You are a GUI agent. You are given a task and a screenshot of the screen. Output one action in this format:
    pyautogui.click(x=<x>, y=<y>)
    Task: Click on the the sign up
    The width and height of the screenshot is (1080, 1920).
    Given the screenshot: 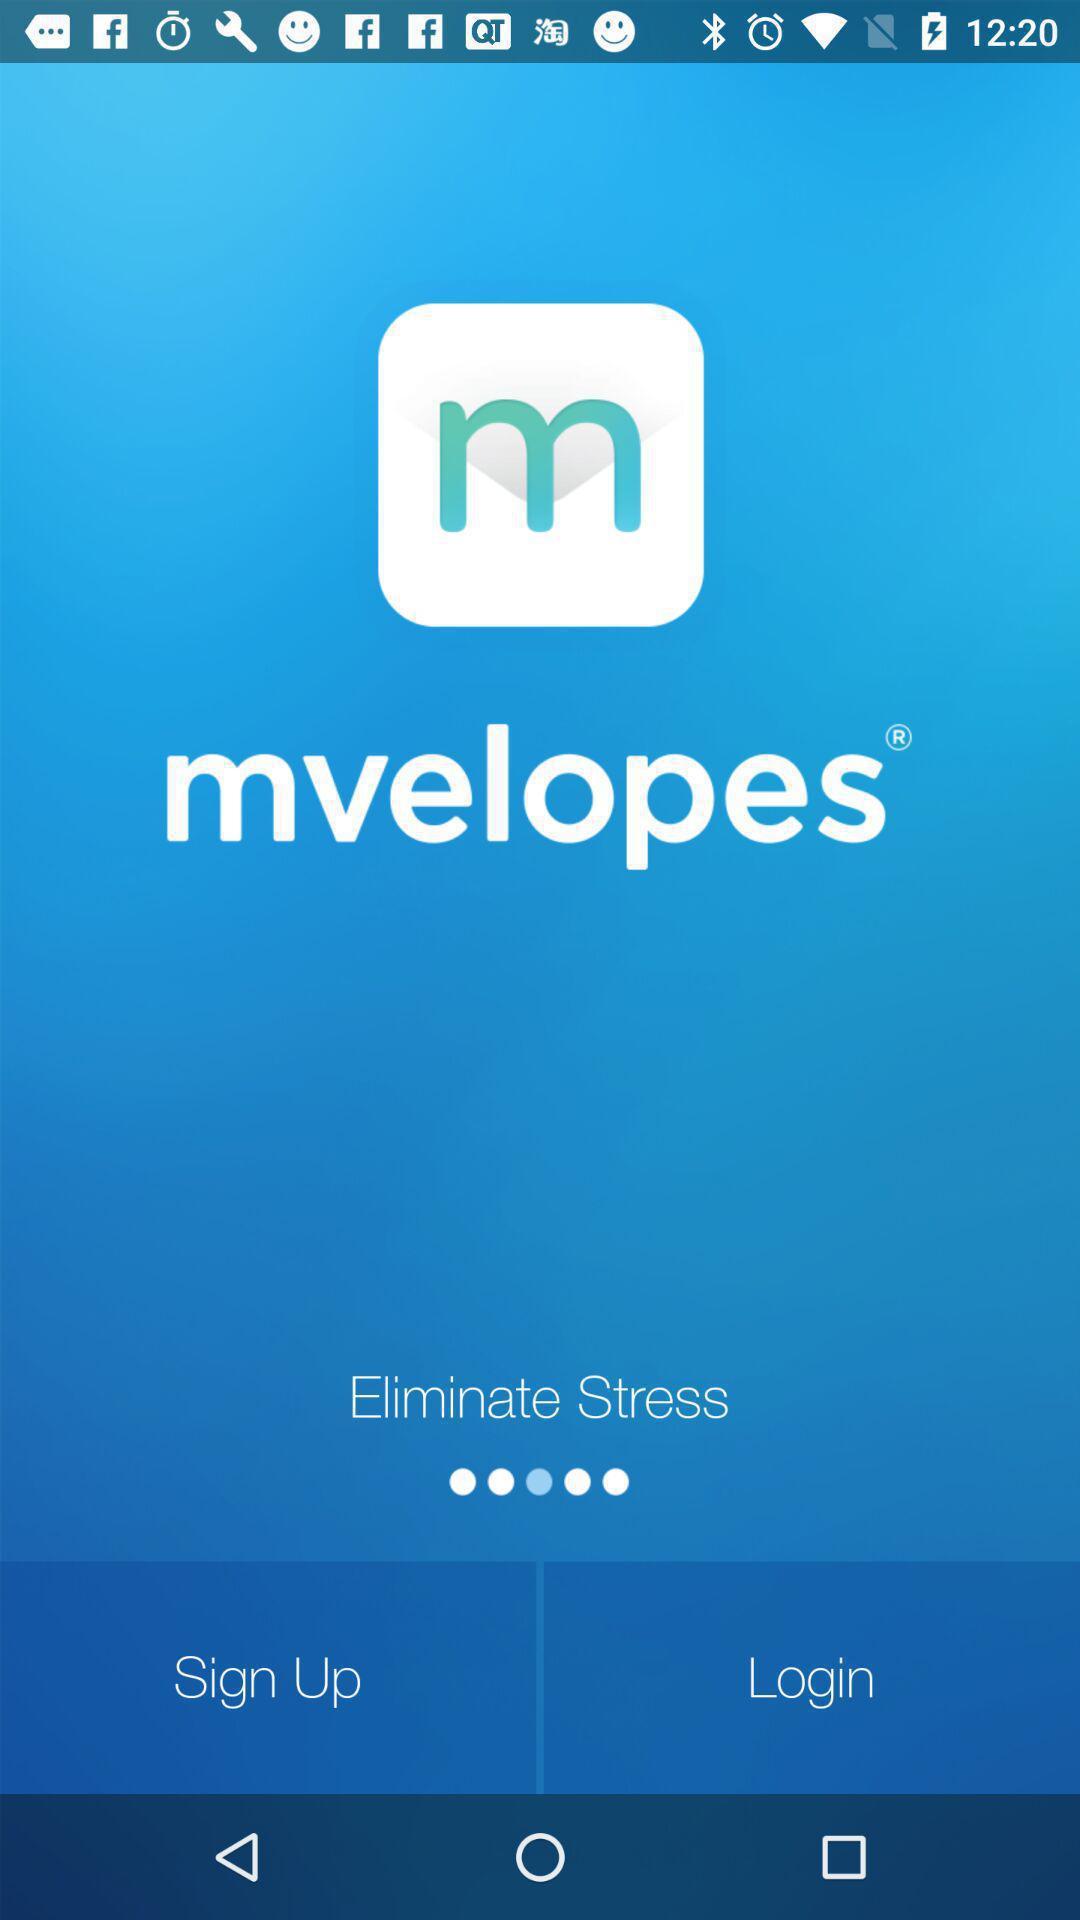 What is the action you would take?
    pyautogui.click(x=267, y=1677)
    